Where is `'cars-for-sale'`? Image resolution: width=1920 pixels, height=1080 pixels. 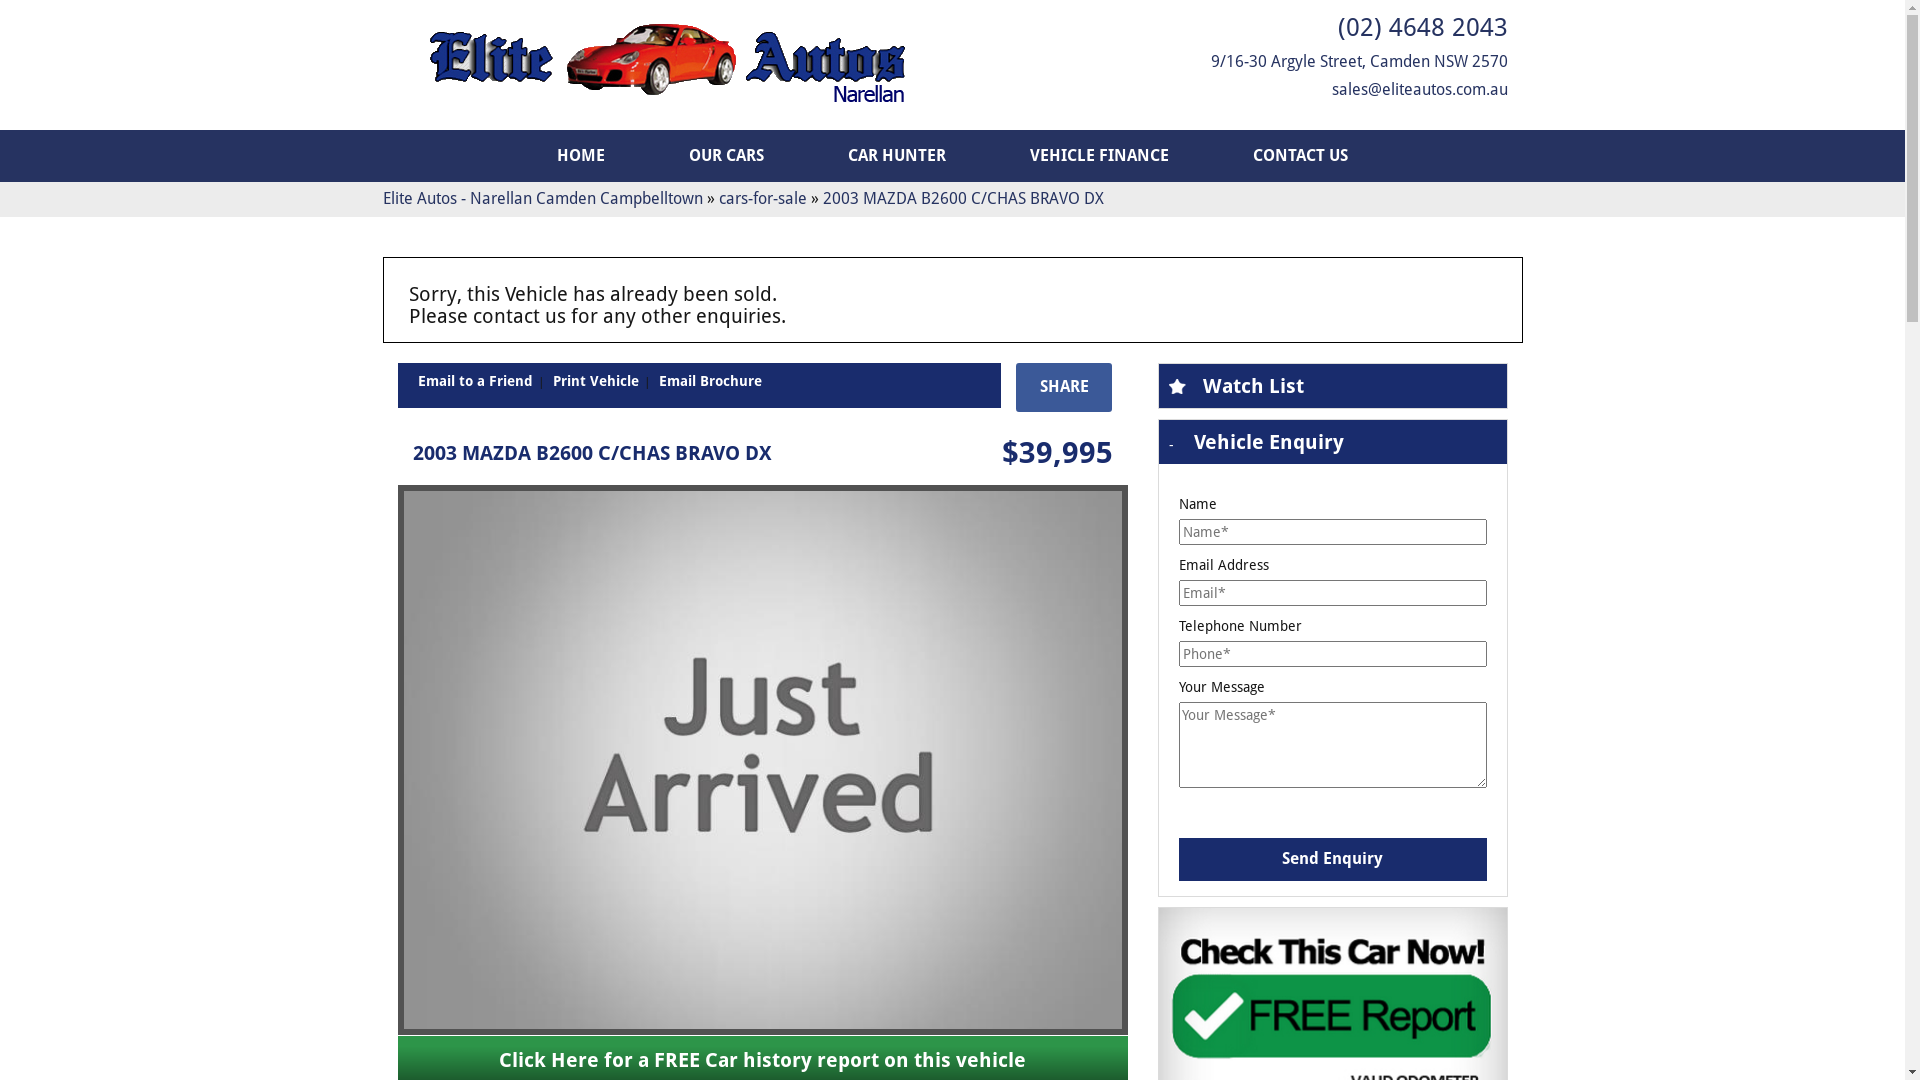
'cars-for-sale' is located at coordinates (761, 198).